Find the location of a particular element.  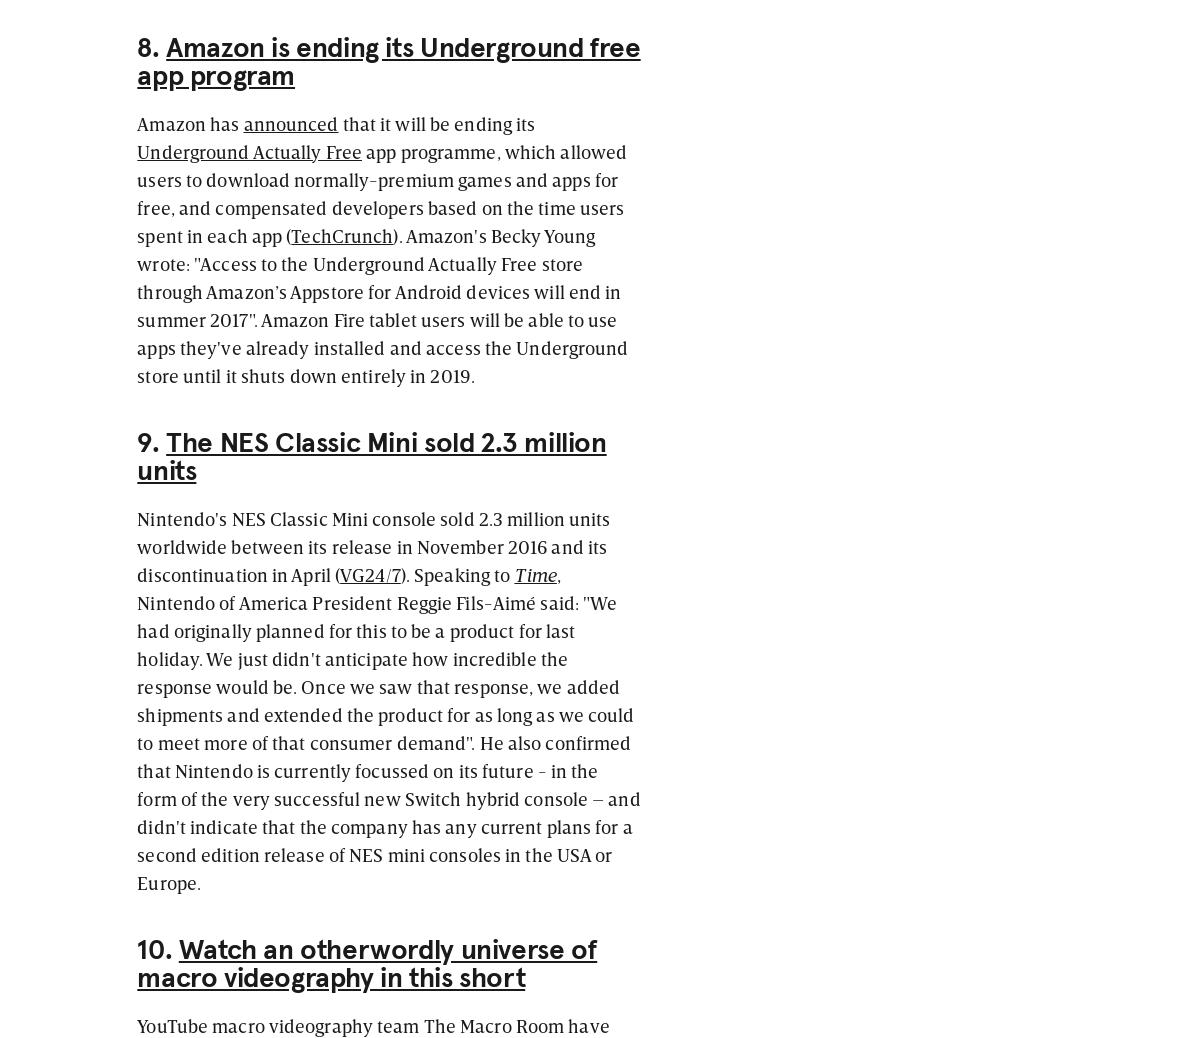

'Amazon has' is located at coordinates (188, 121).